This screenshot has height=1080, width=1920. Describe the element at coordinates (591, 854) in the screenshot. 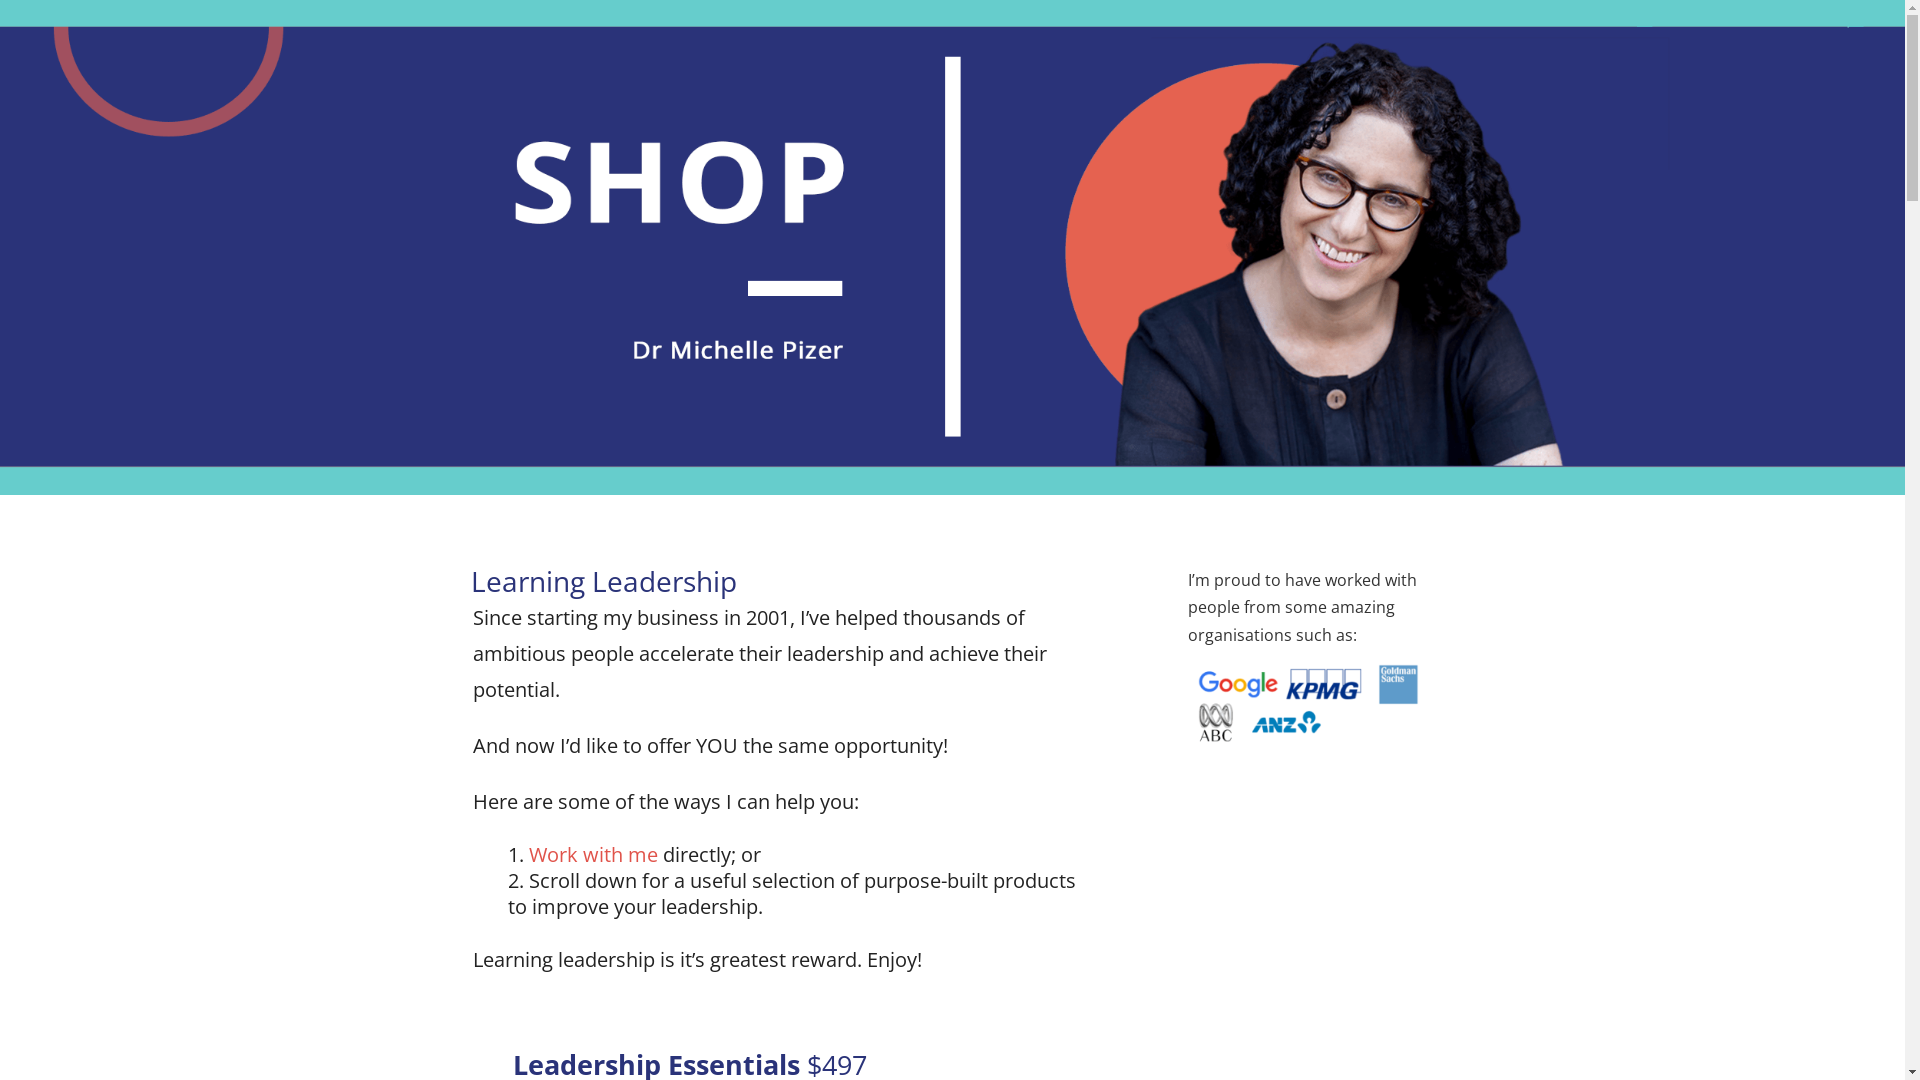

I see `'Work with me'` at that location.